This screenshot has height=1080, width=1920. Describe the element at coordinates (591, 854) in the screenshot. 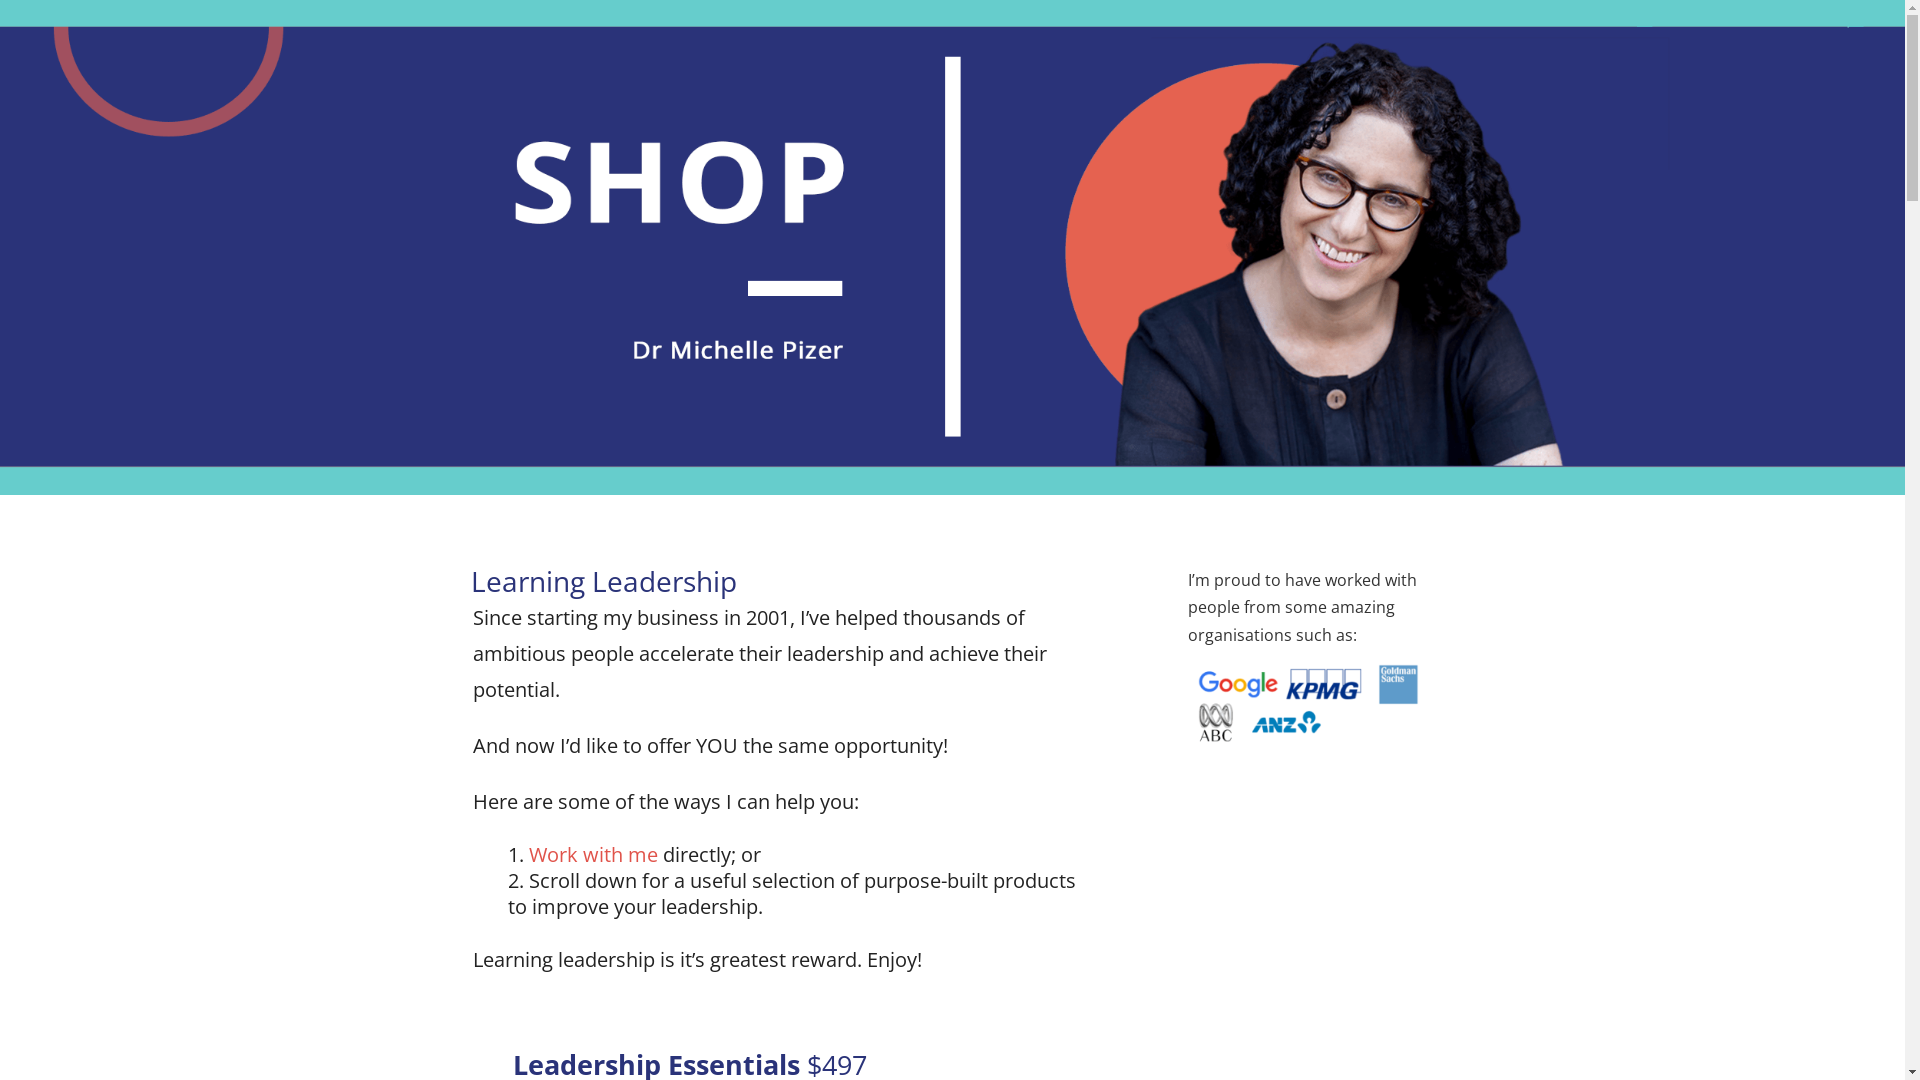

I see `'Work with me'` at that location.